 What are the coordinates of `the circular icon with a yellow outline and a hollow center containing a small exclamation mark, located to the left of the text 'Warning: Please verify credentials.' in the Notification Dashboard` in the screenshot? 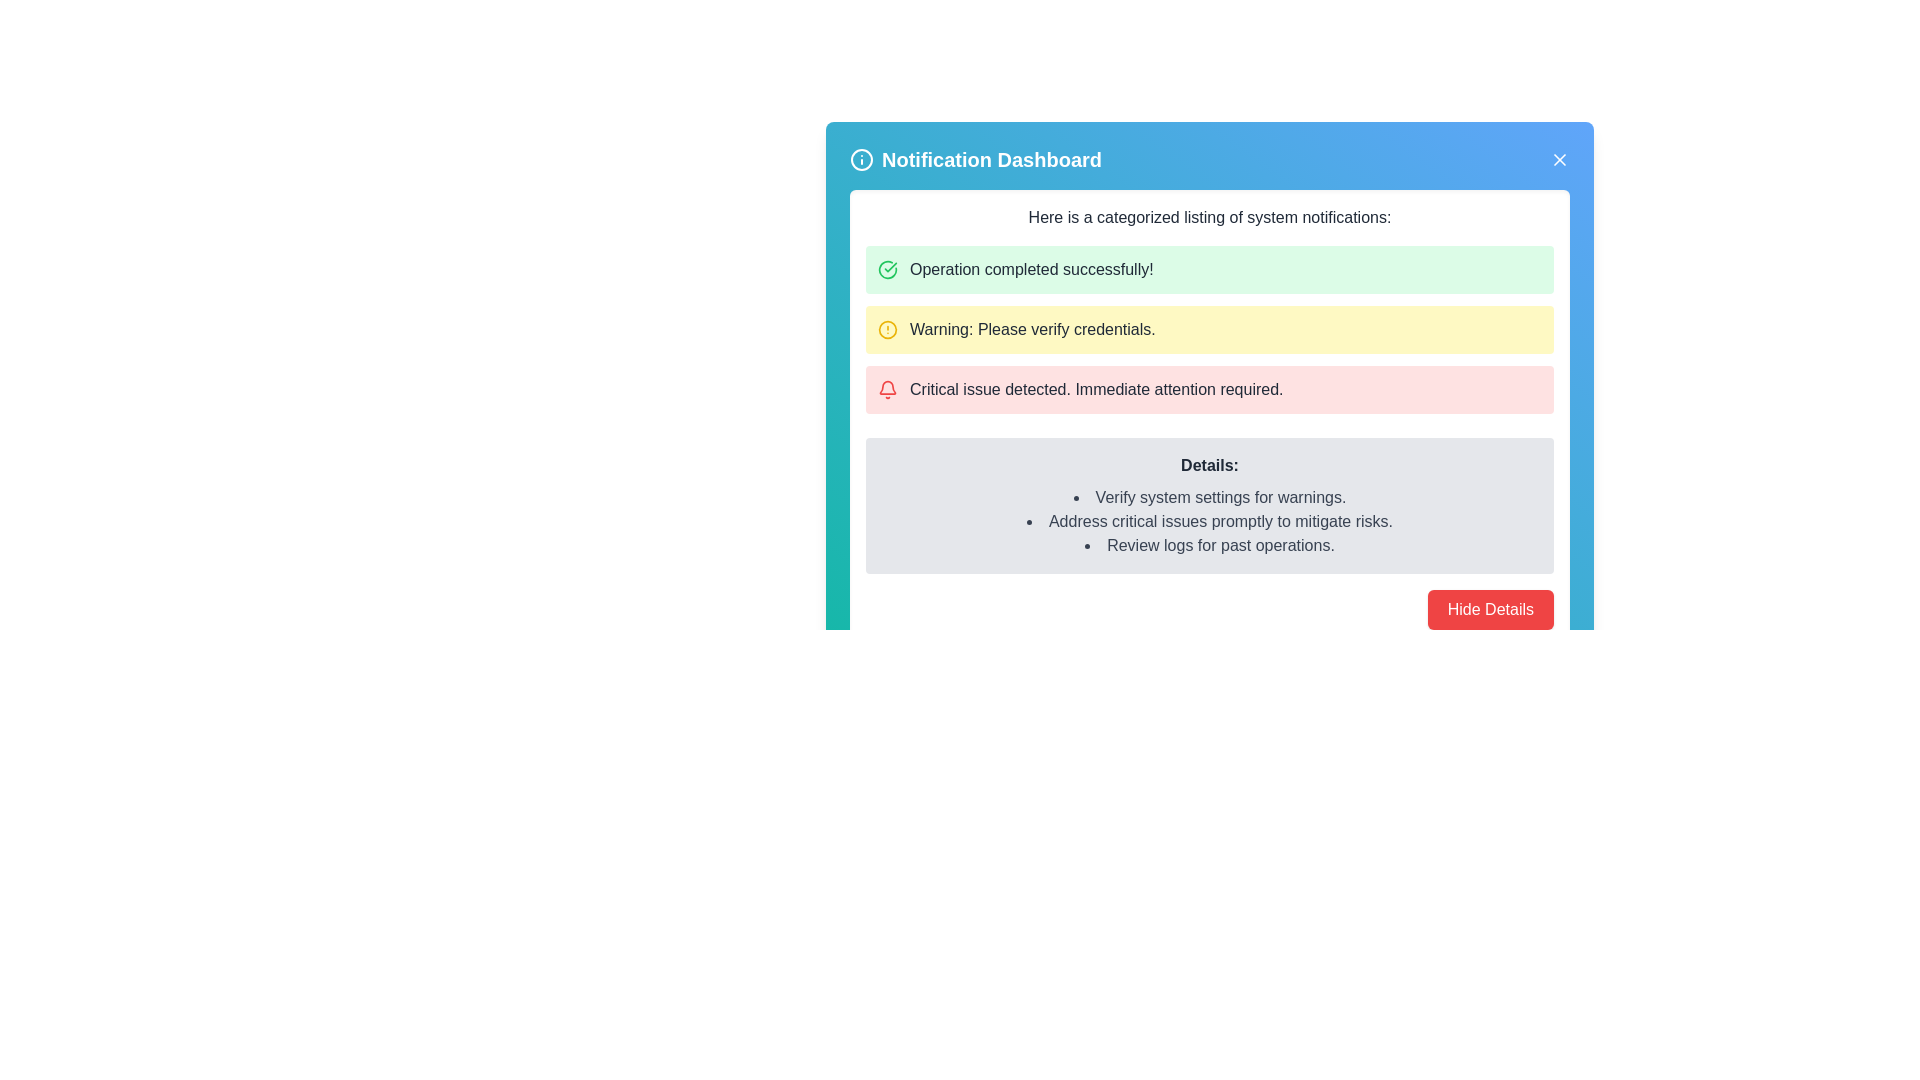 It's located at (887, 329).